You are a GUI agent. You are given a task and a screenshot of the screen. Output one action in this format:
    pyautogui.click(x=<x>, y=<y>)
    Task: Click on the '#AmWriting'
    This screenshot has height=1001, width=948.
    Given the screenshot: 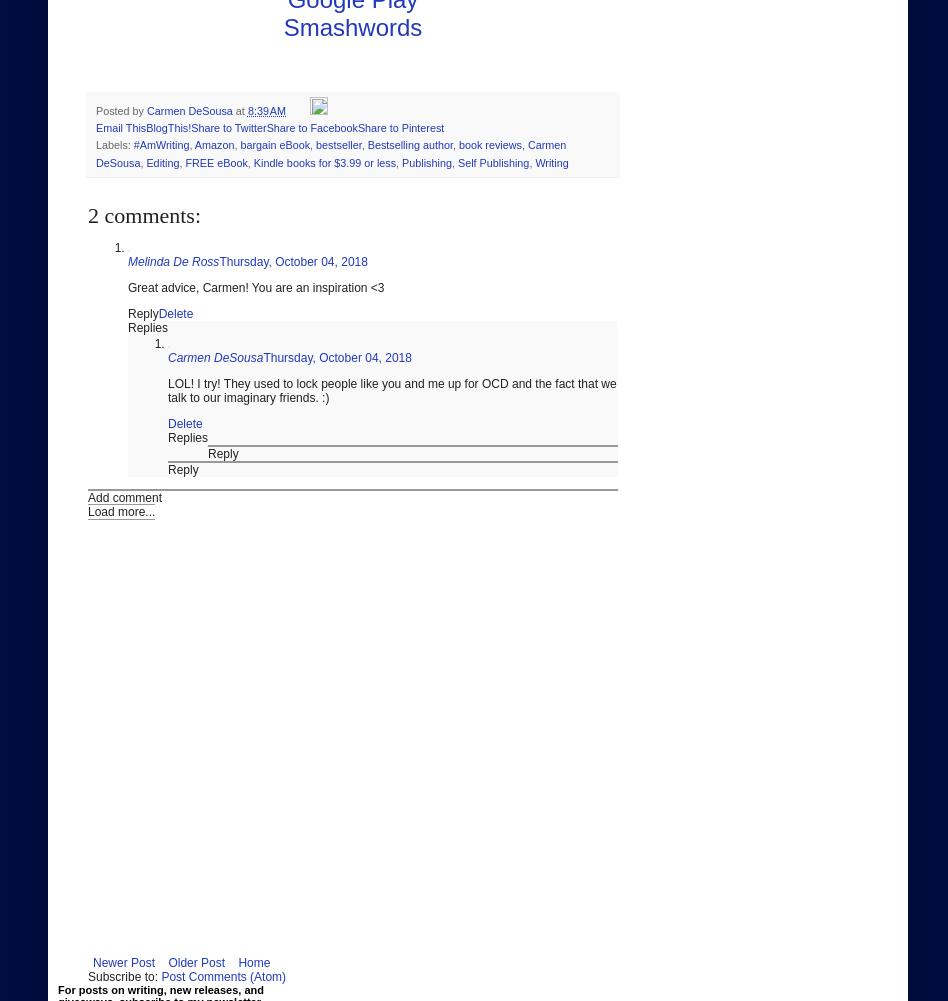 What is the action you would take?
    pyautogui.click(x=159, y=145)
    